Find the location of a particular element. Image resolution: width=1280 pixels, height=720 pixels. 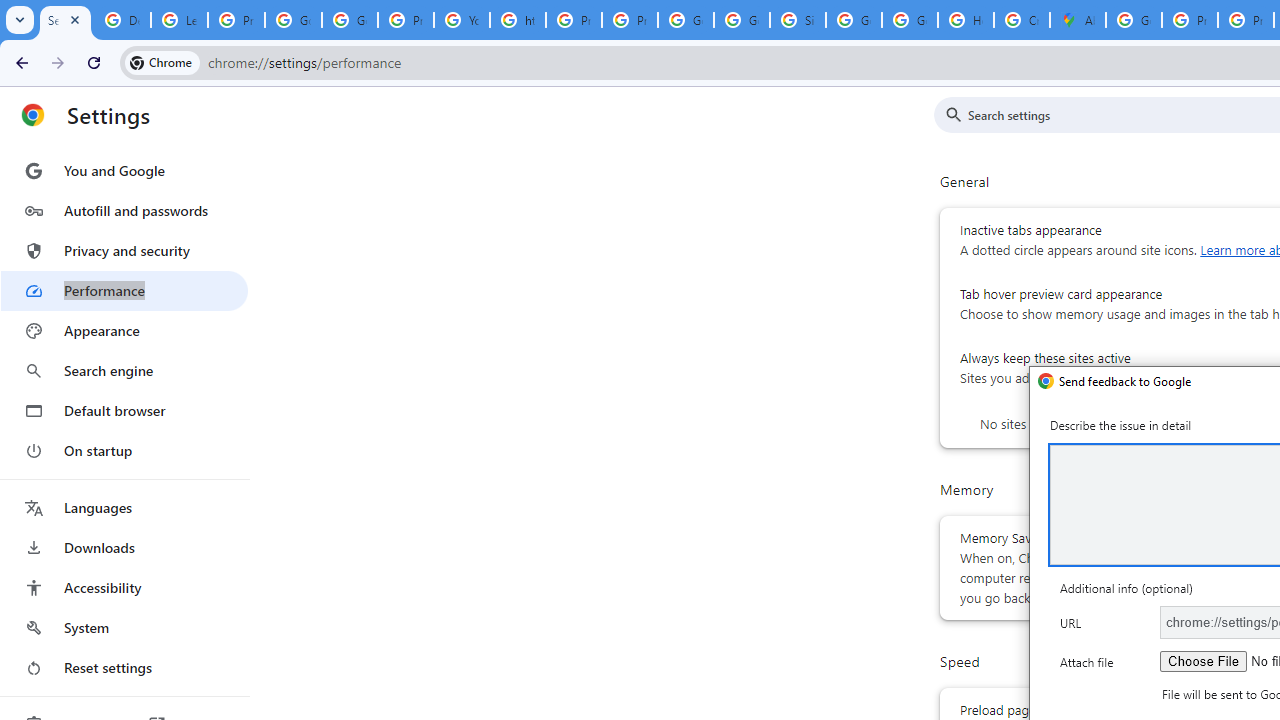

'Default browser' is located at coordinates (123, 410).